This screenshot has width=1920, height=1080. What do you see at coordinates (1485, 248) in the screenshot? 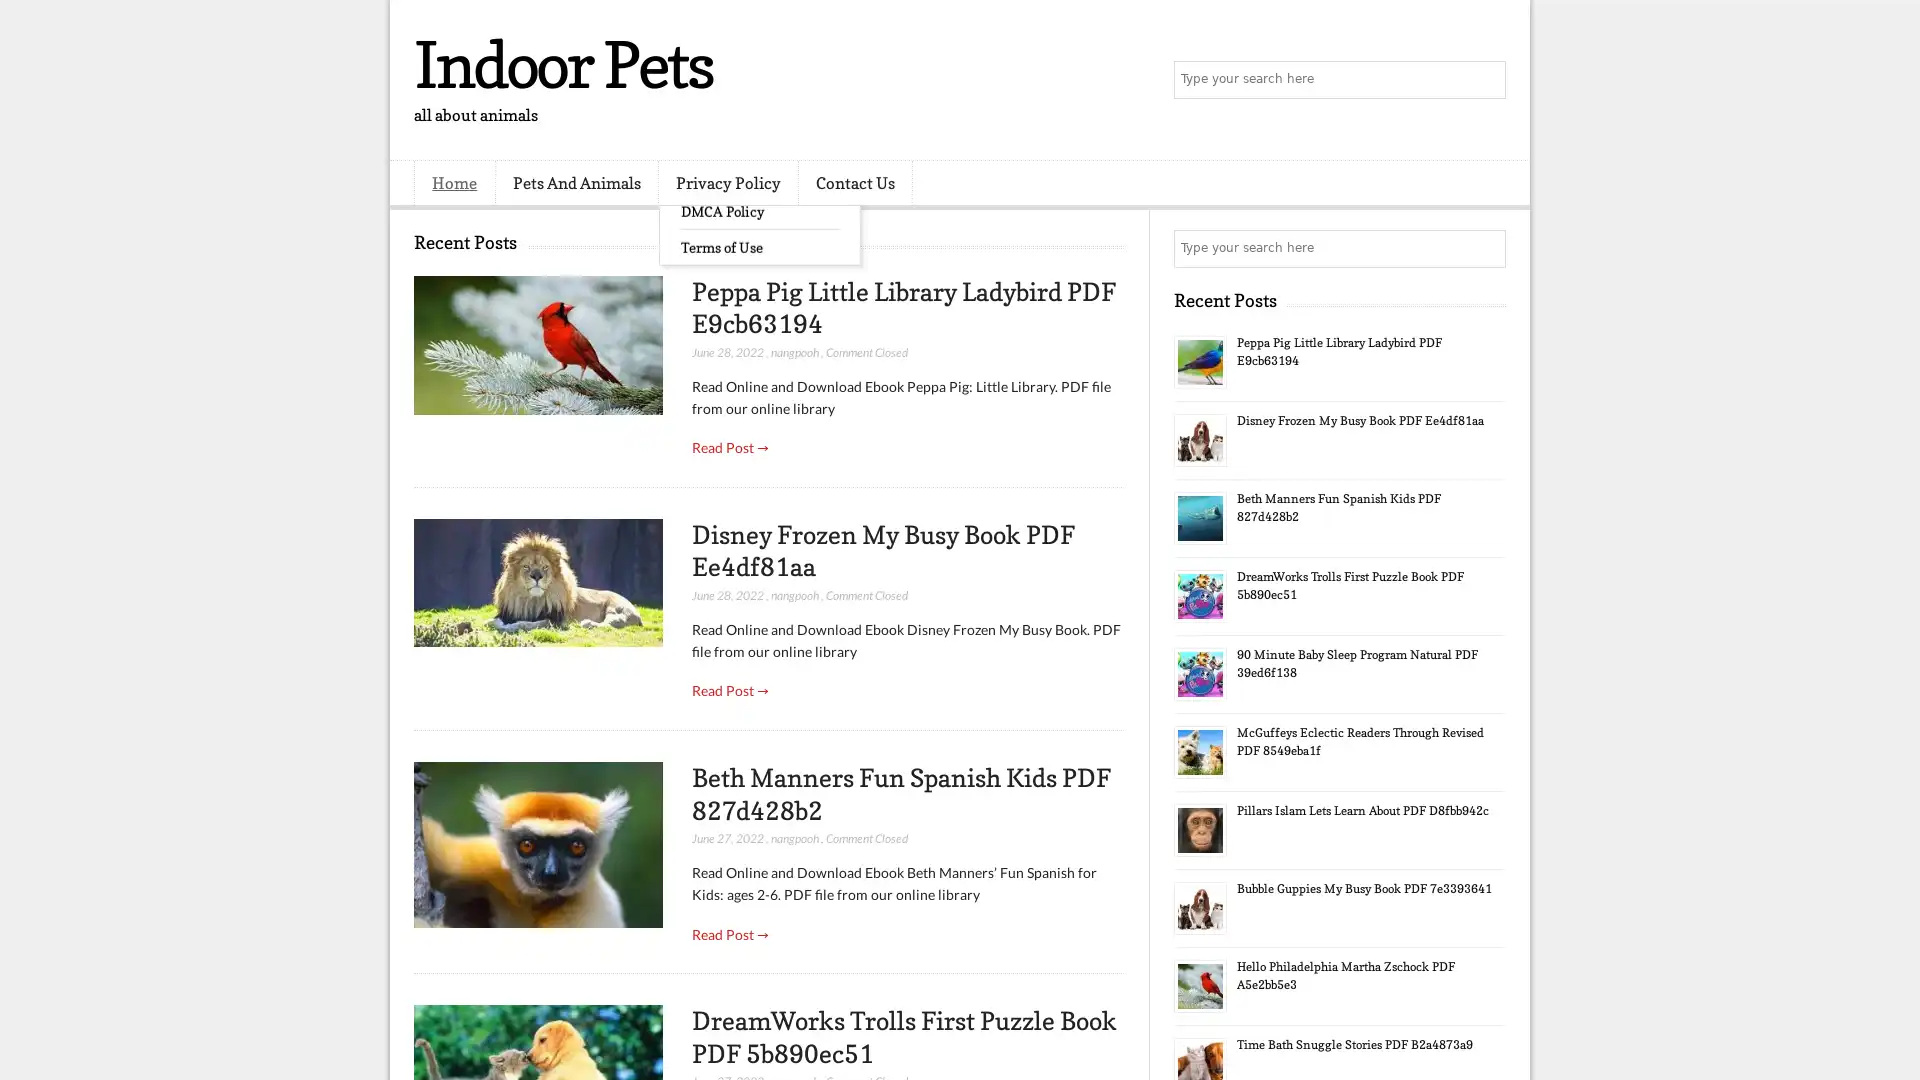
I see `Search` at bounding box center [1485, 248].